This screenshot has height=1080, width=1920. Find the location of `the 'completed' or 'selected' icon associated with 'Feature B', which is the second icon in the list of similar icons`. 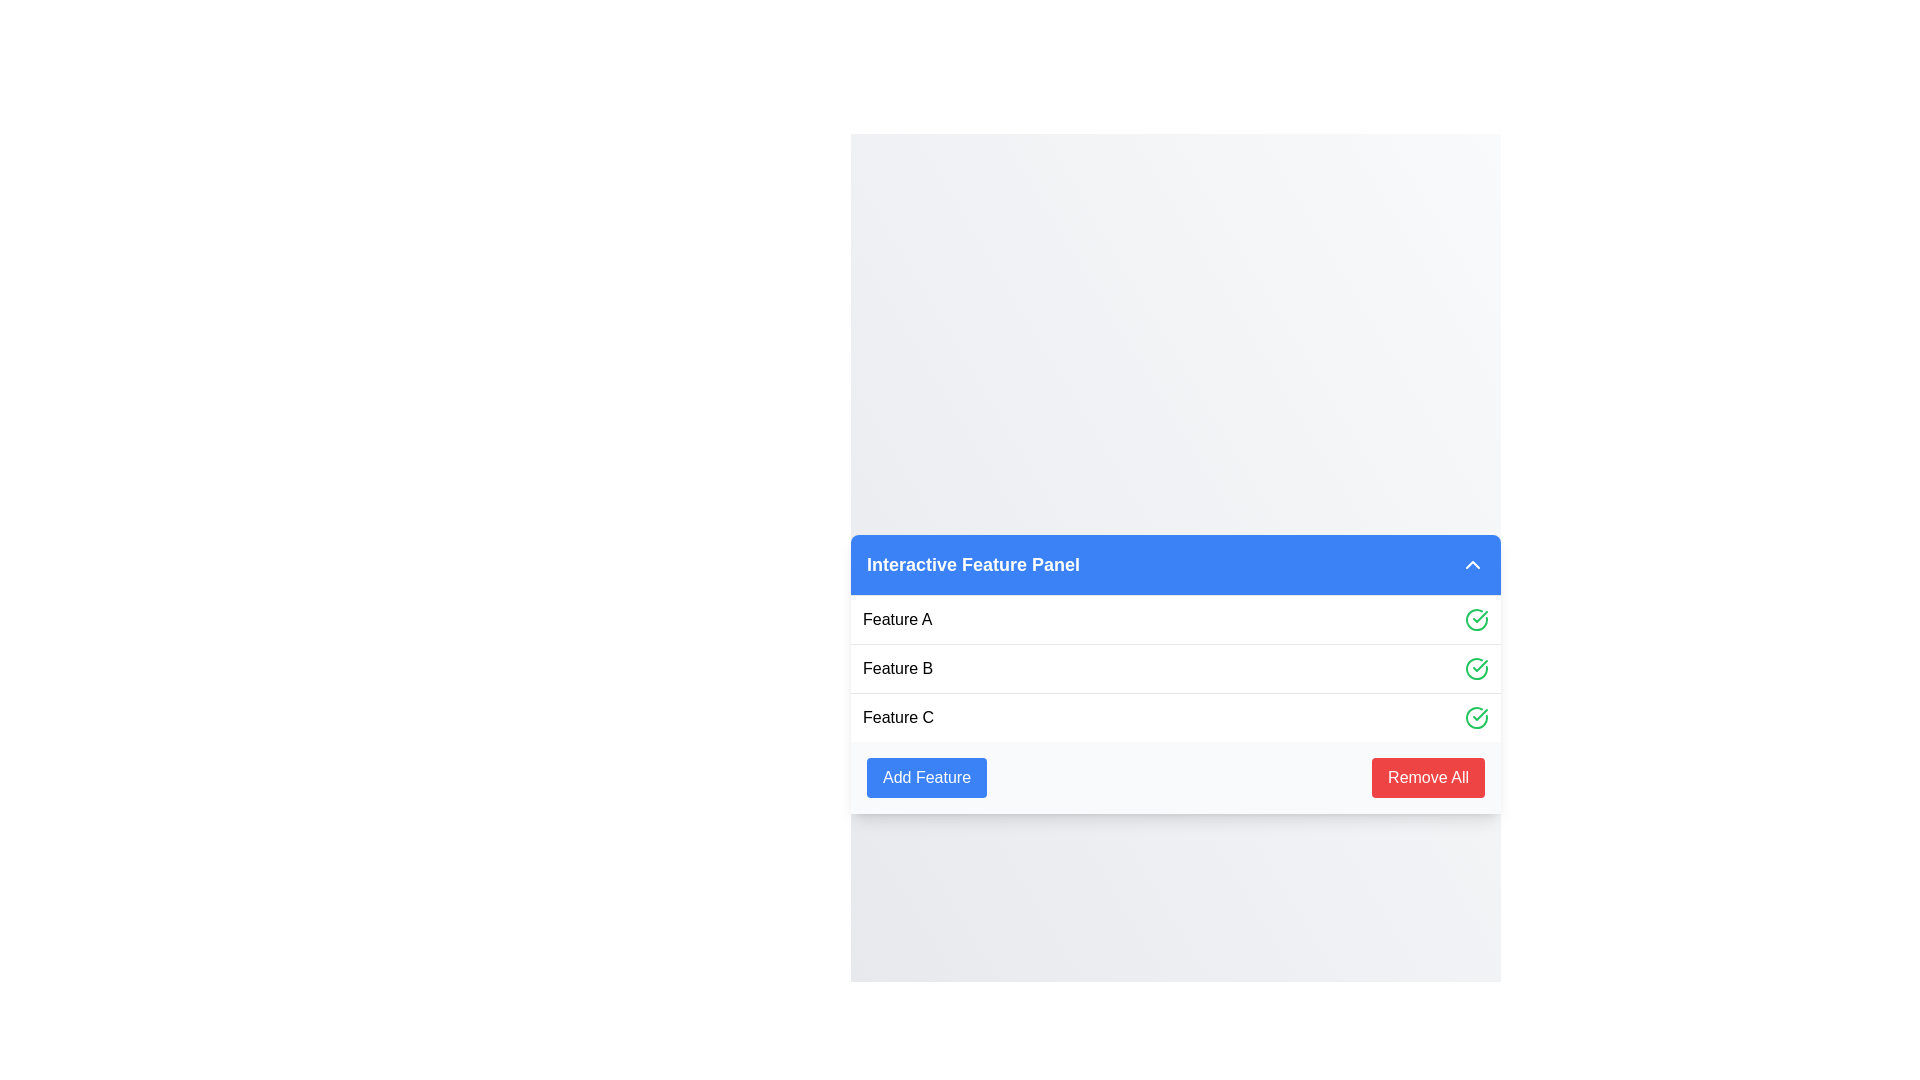

the 'completed' or 'selected' icon associated with 'Feature B', which is the second icon in the list of similar icons is located at coordinates (1477, 668).